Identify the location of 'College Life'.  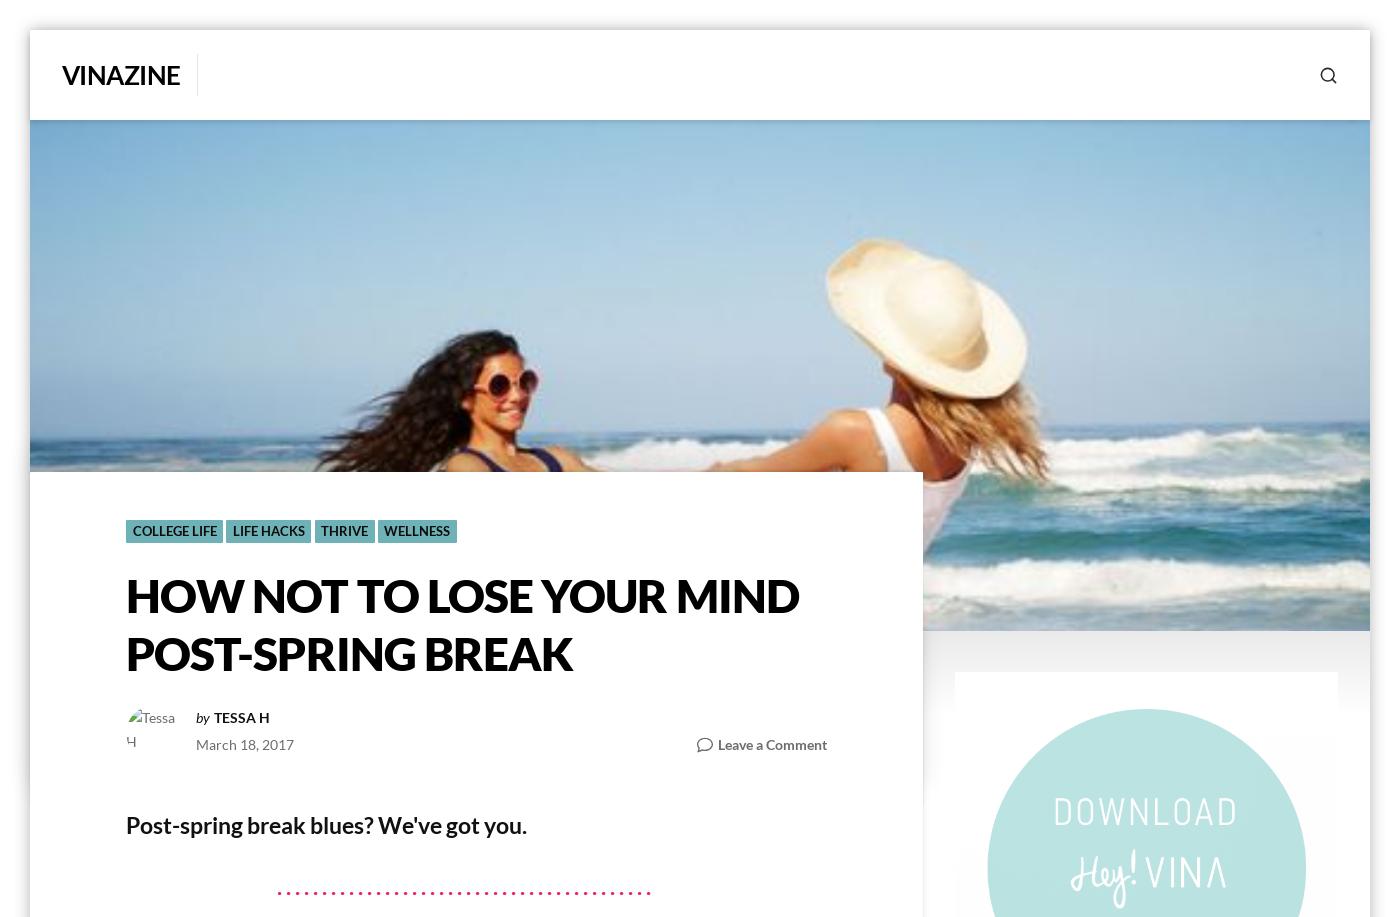
(174, 531).